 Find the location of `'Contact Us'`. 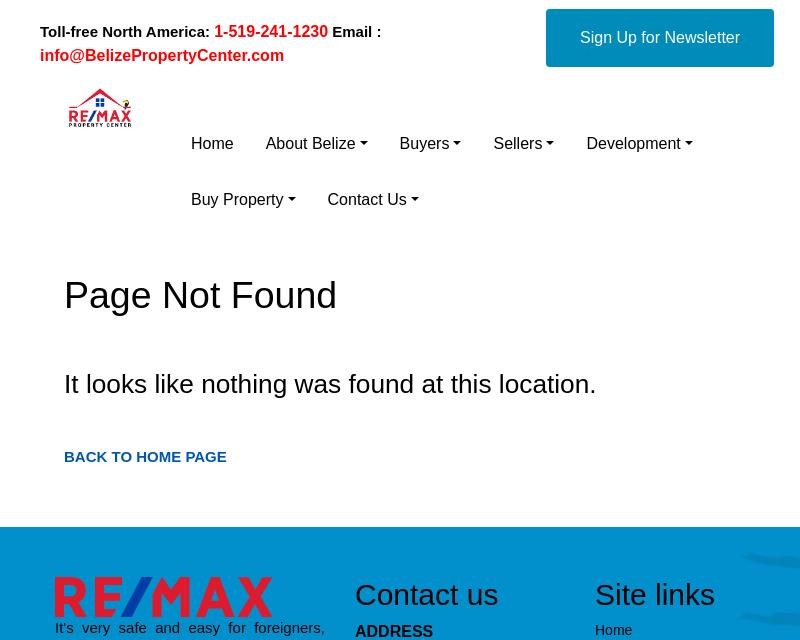

'Contact Us' is located at coordinates (326, 199).